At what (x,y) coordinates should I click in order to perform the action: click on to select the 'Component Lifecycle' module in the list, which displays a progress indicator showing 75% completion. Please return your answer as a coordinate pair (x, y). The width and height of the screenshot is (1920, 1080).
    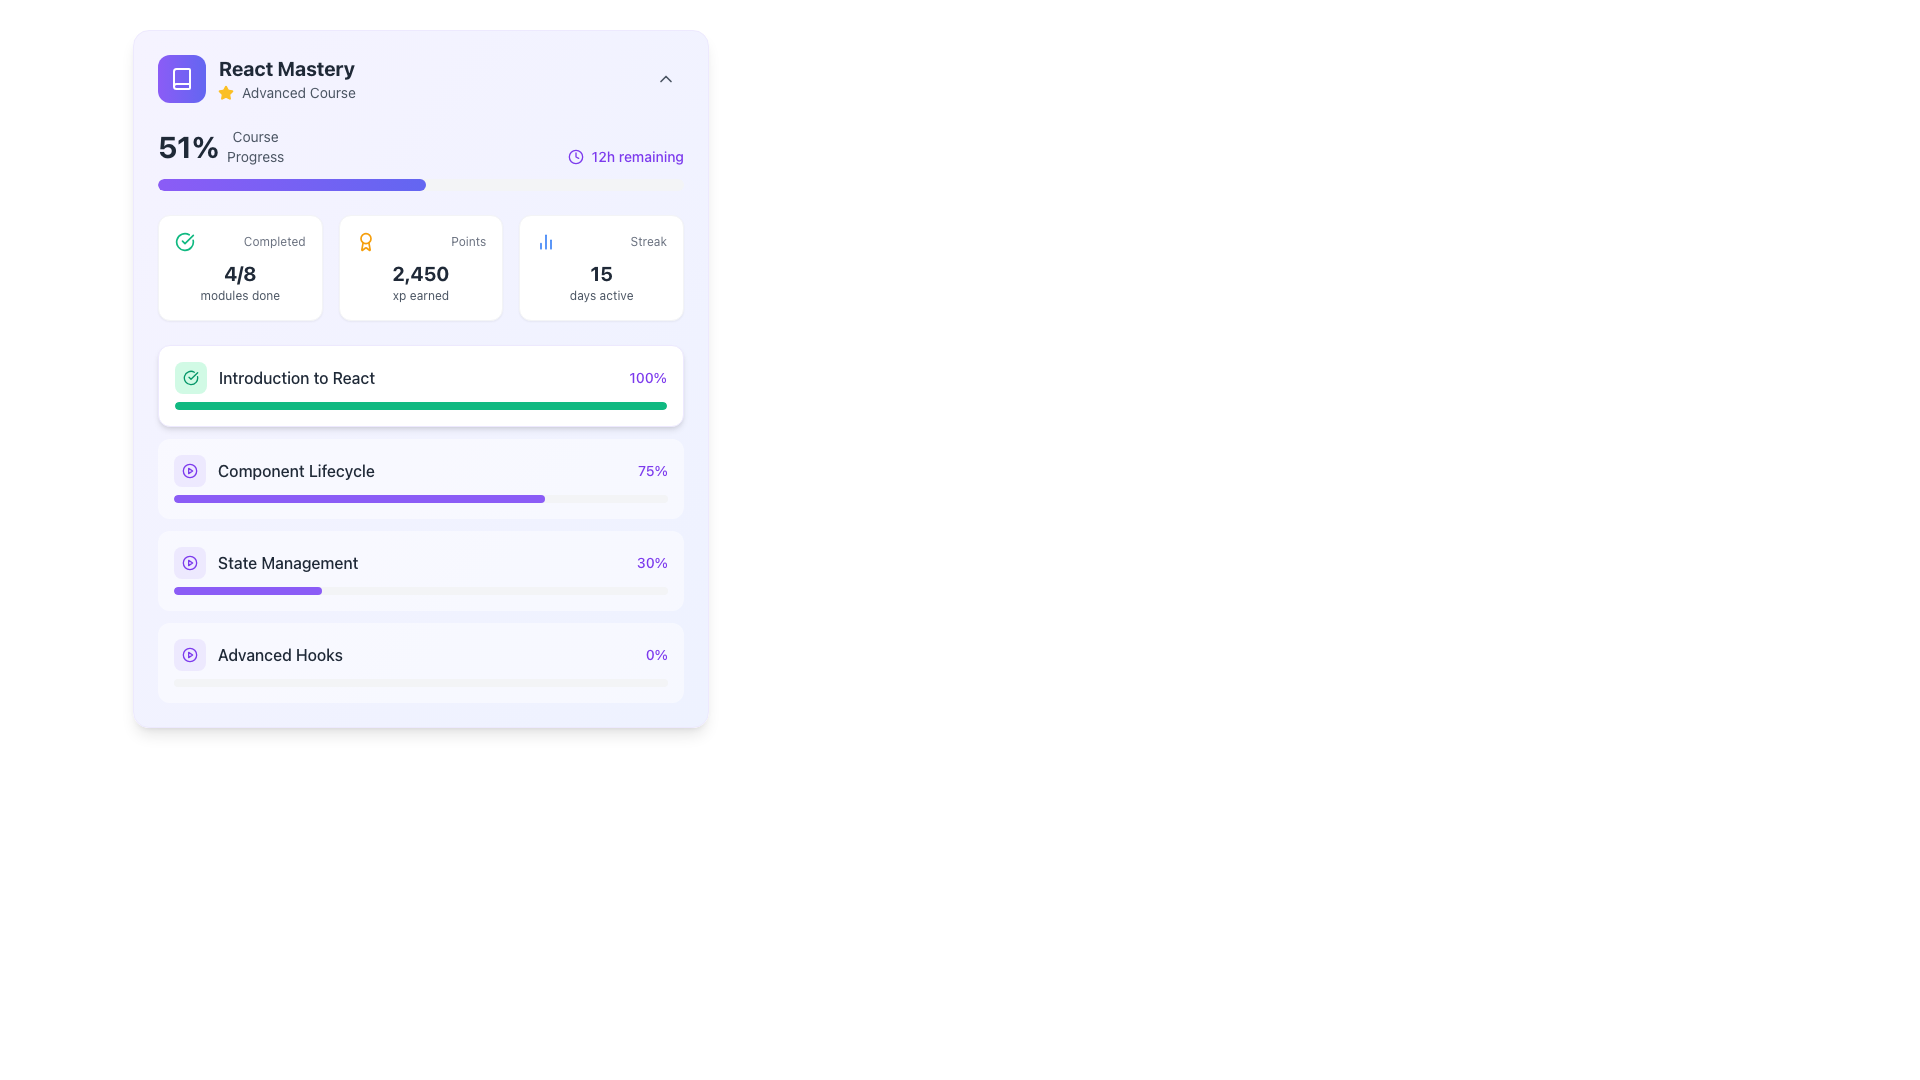
    Looking at the image, I should click on (420, 478).